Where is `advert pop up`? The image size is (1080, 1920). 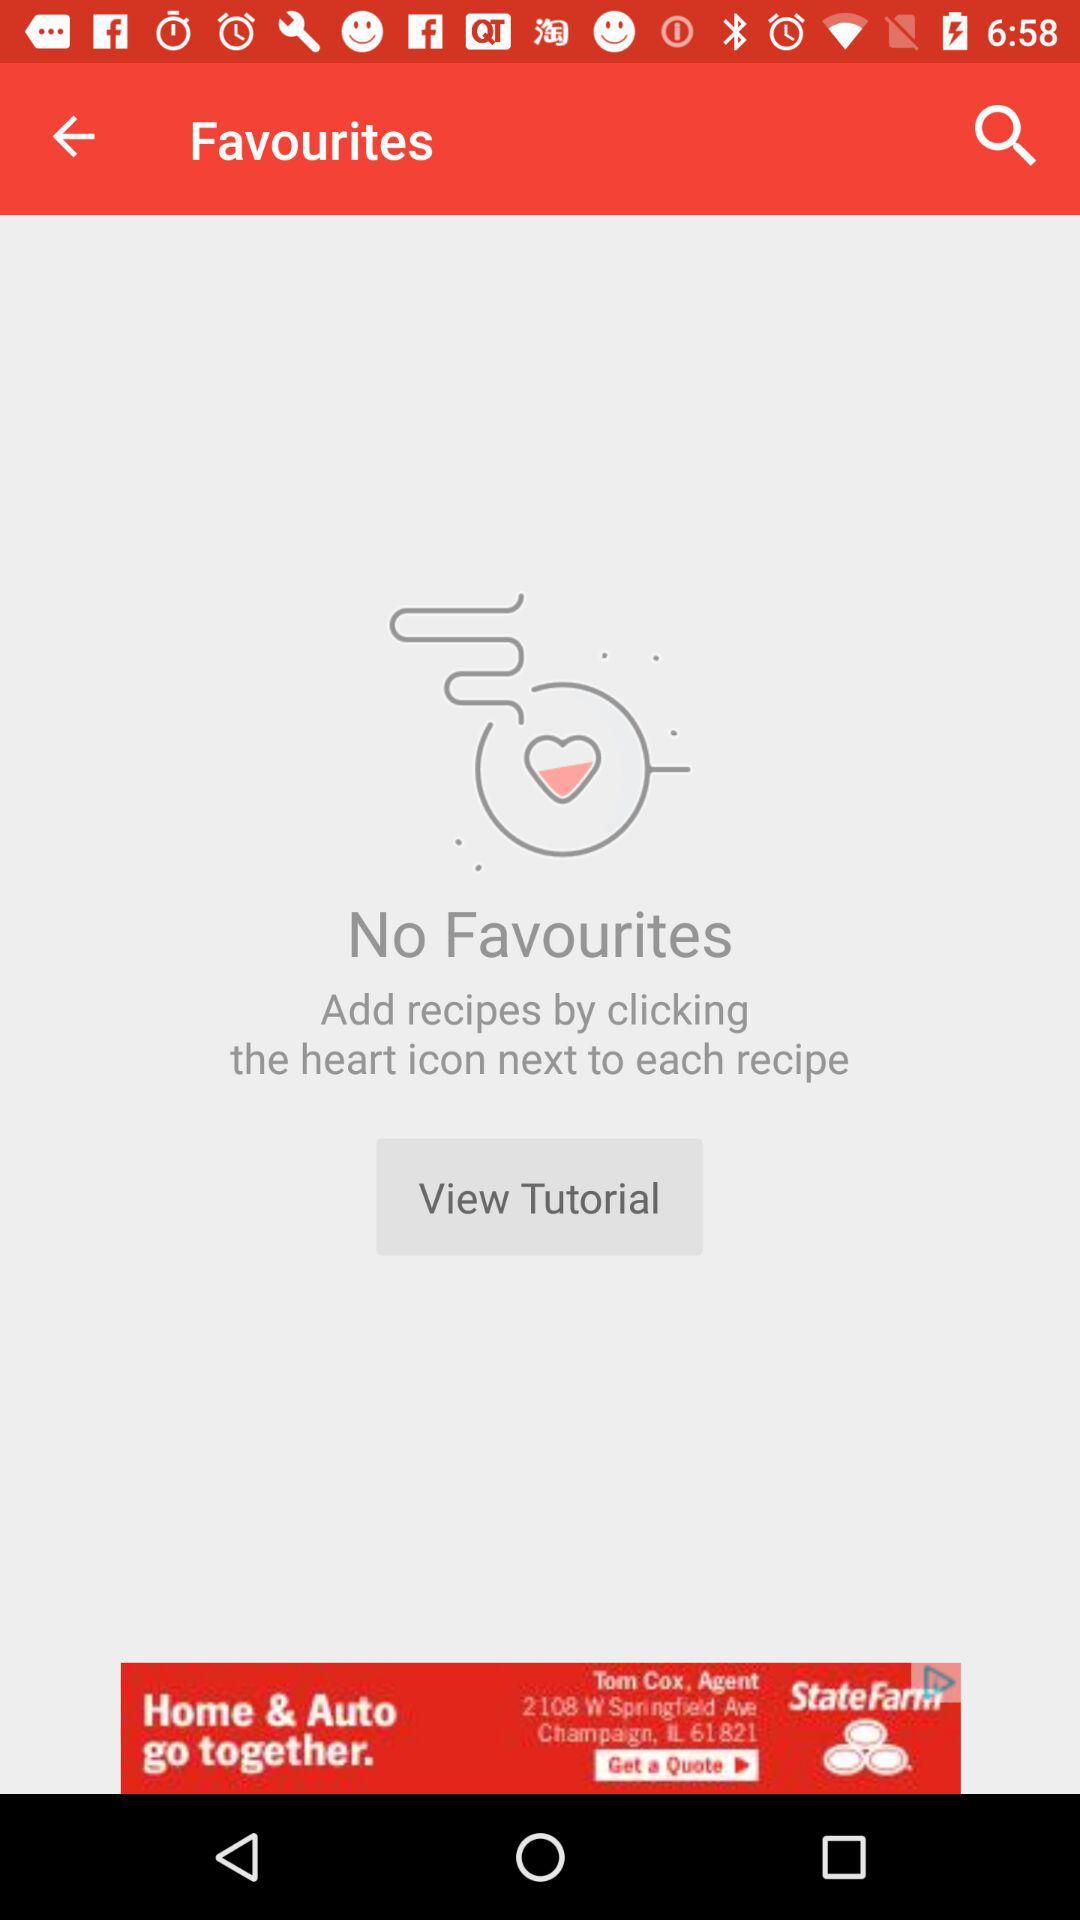 advert pop up is located at coordinates (540, 1727).